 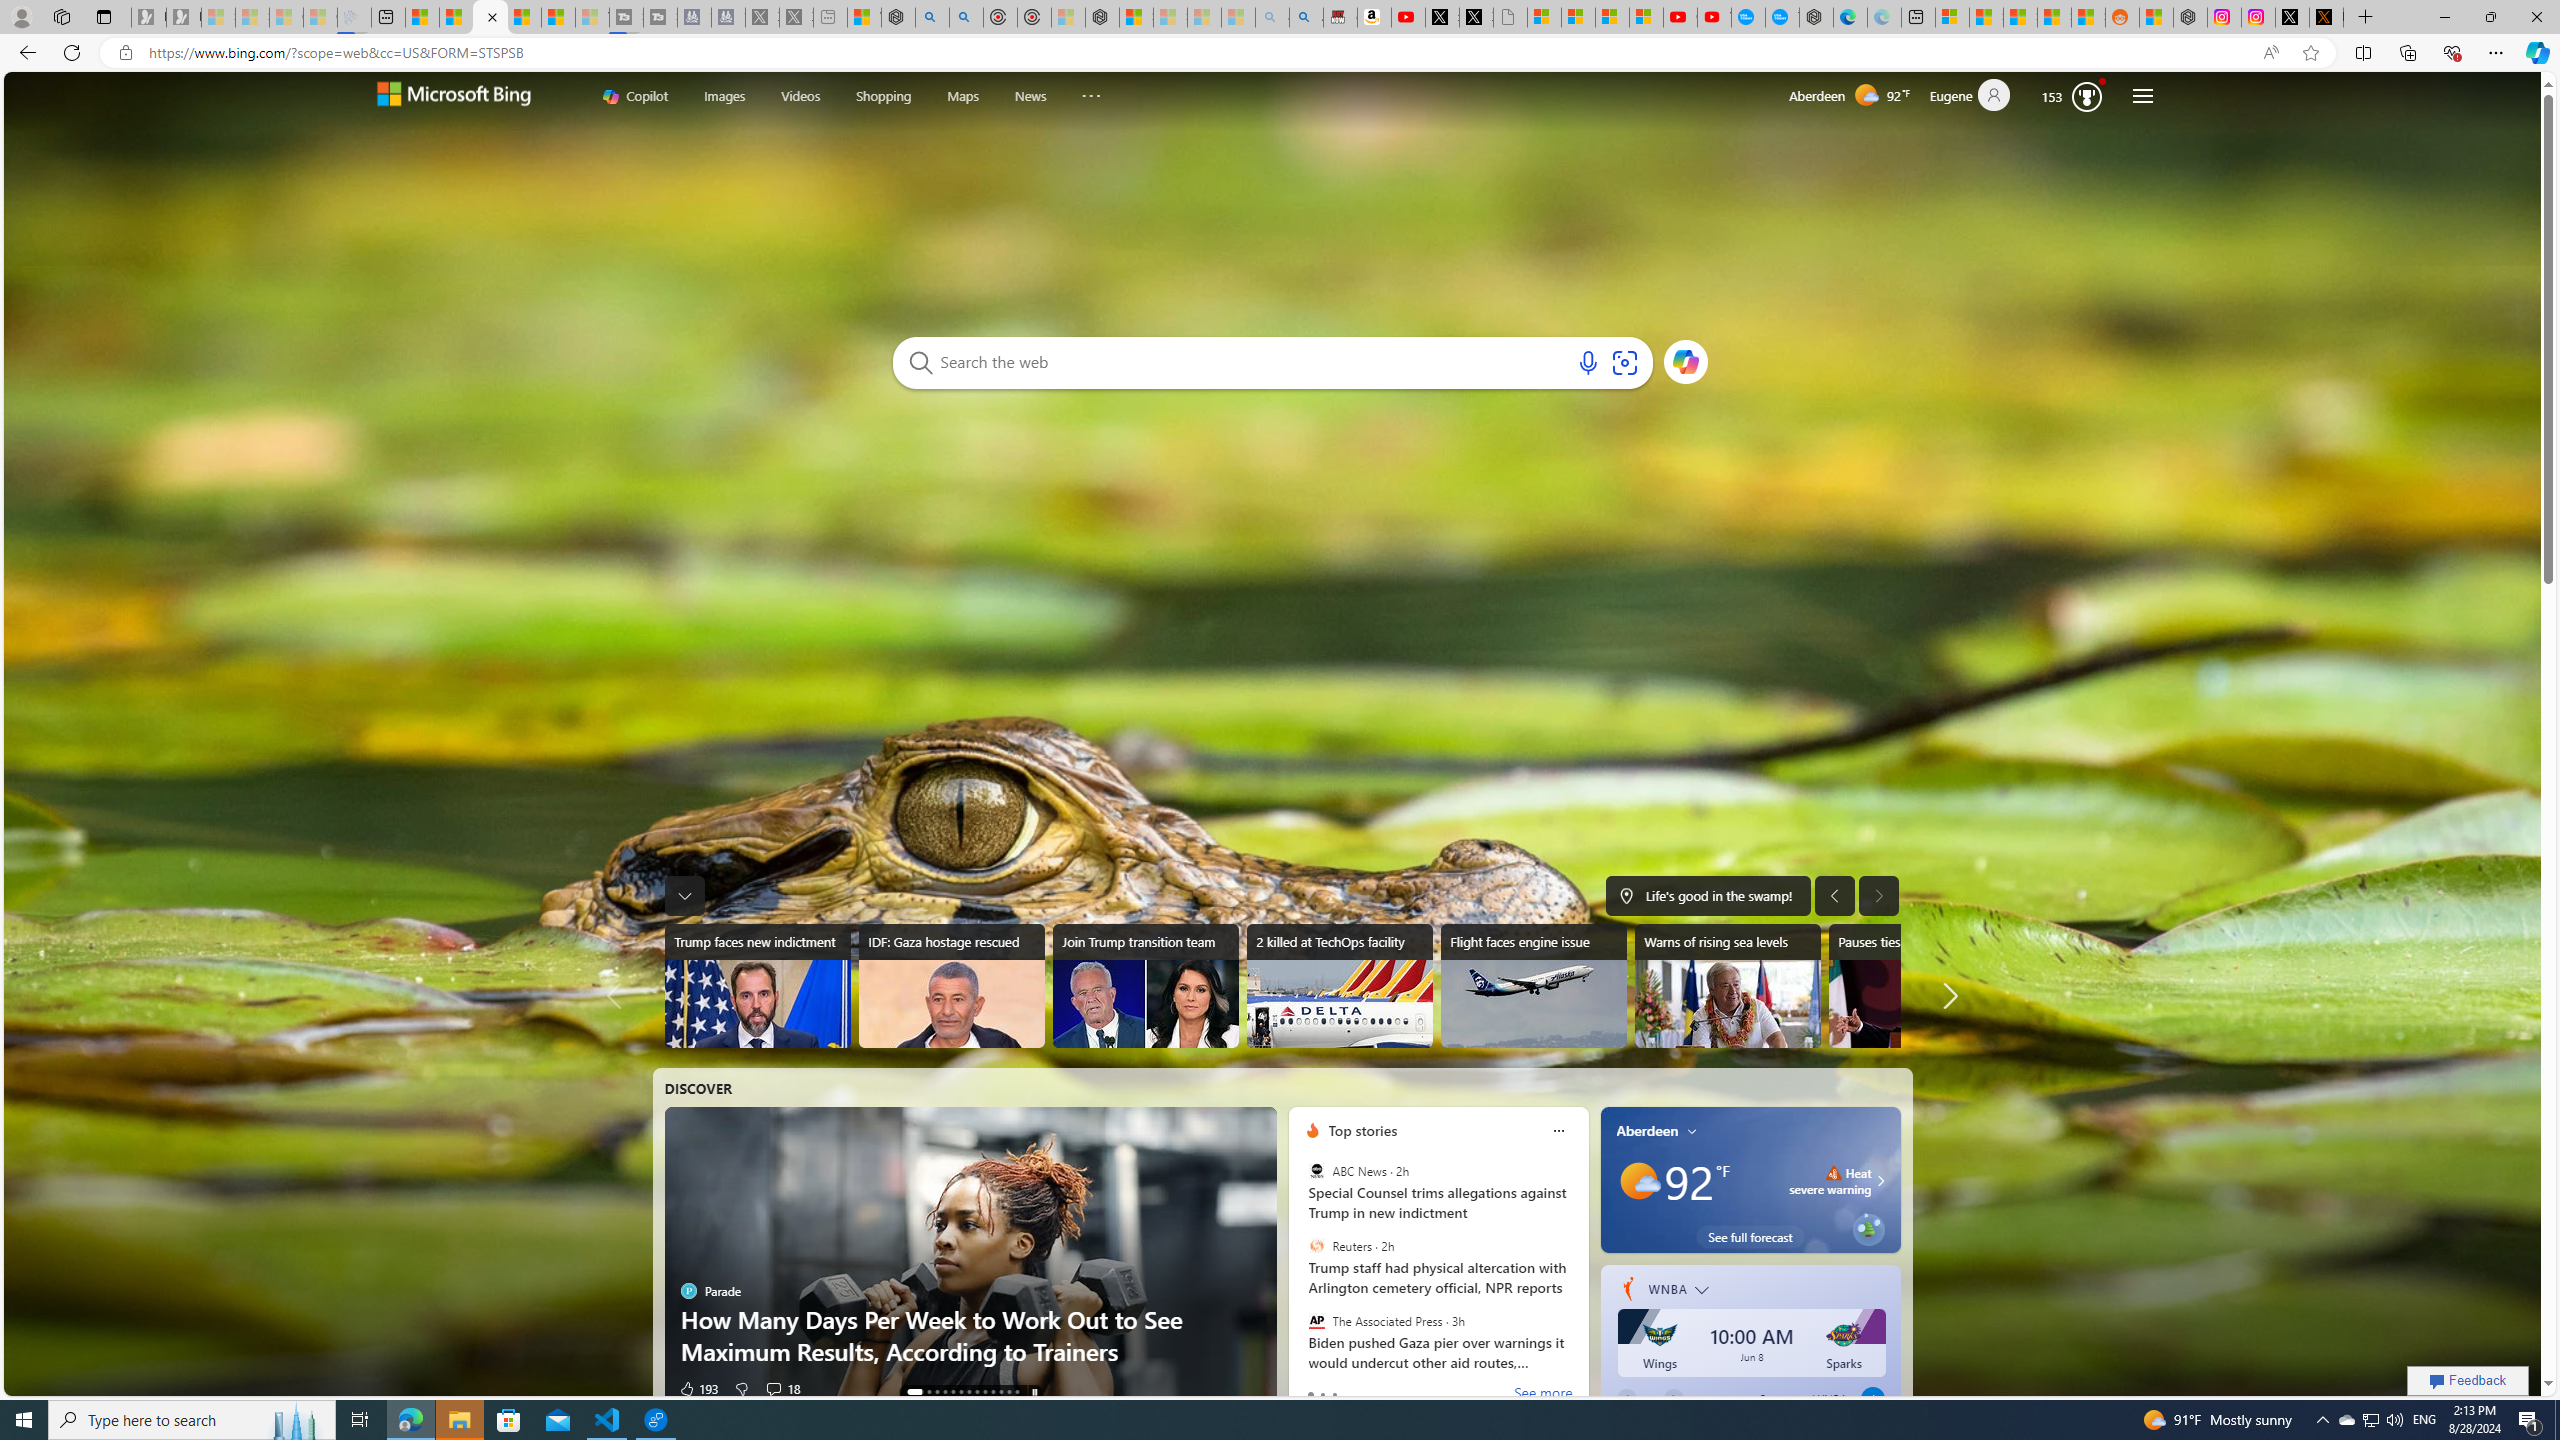 What do you see at coordinates (1476, 16) in the screenshot?
I see `'X'` at bounding box center [1476, 16].